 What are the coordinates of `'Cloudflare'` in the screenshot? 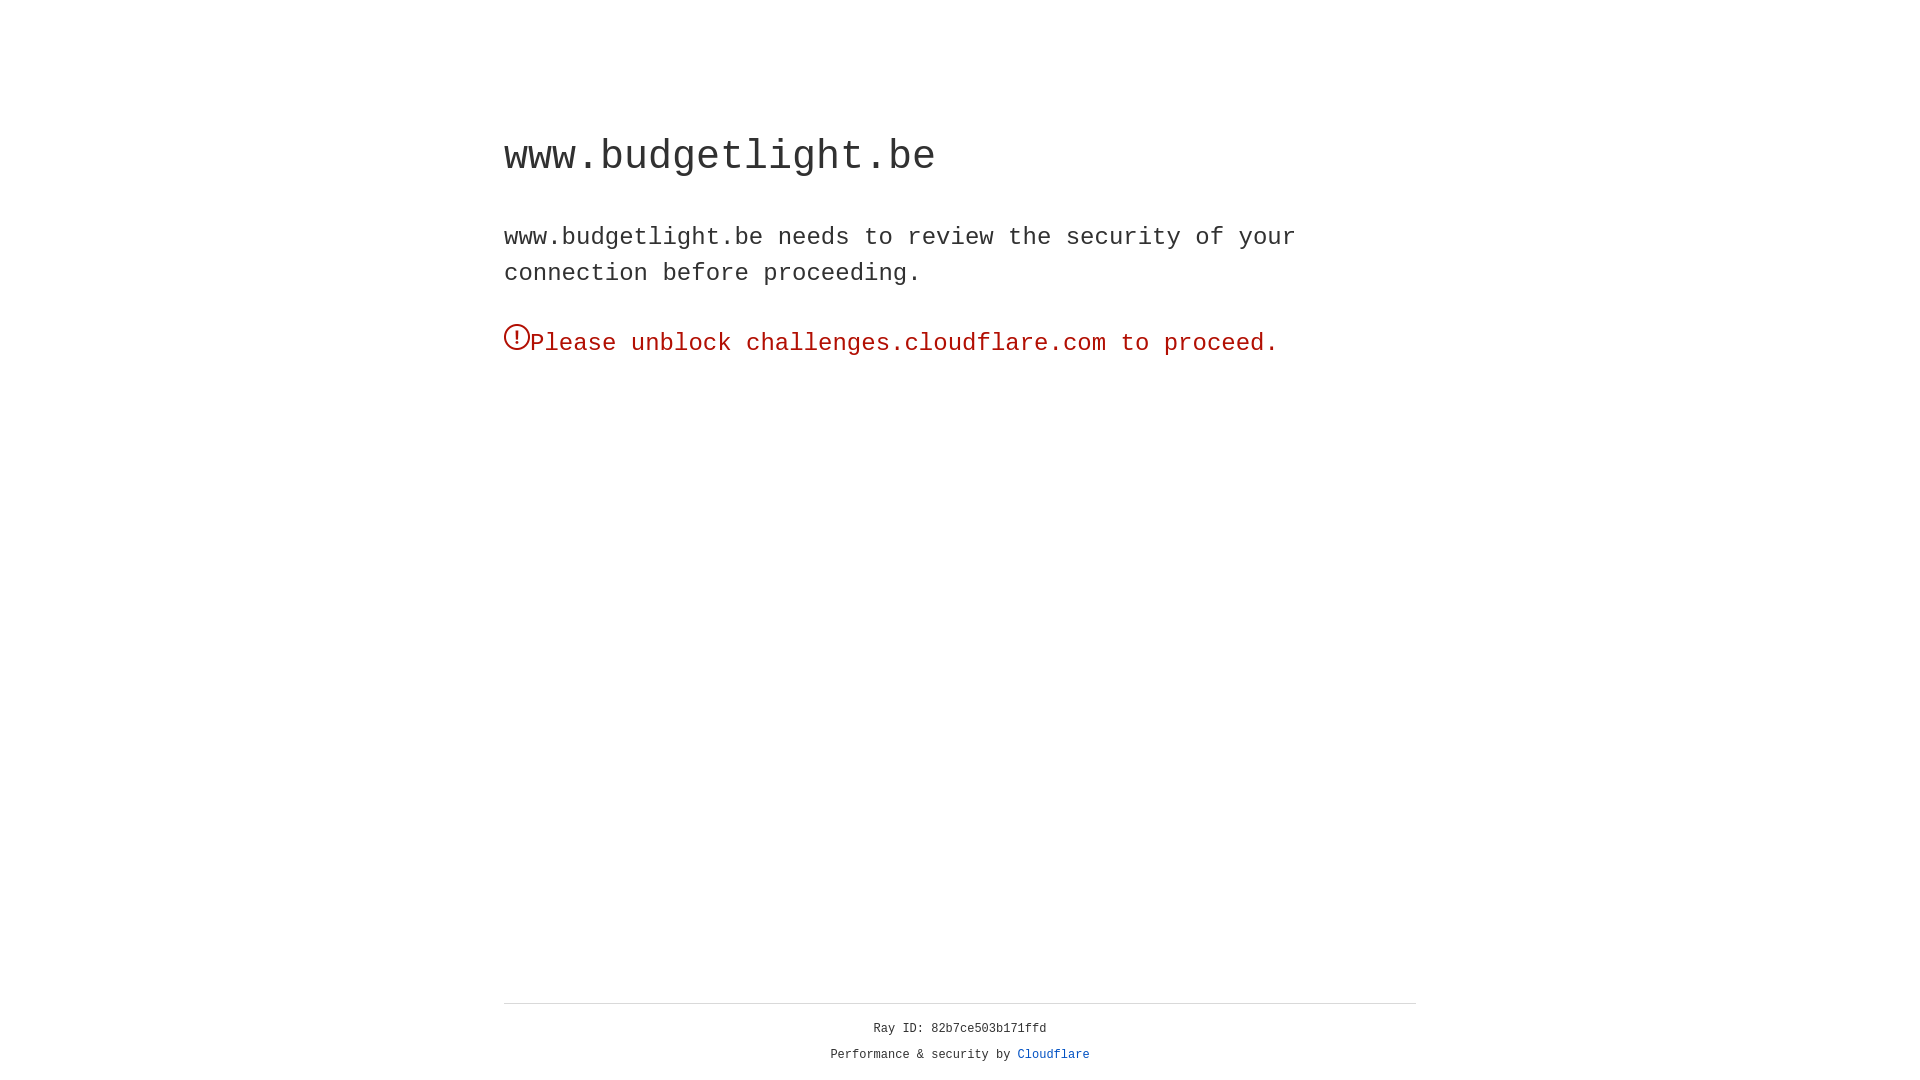 It's located at (1053, 1054).